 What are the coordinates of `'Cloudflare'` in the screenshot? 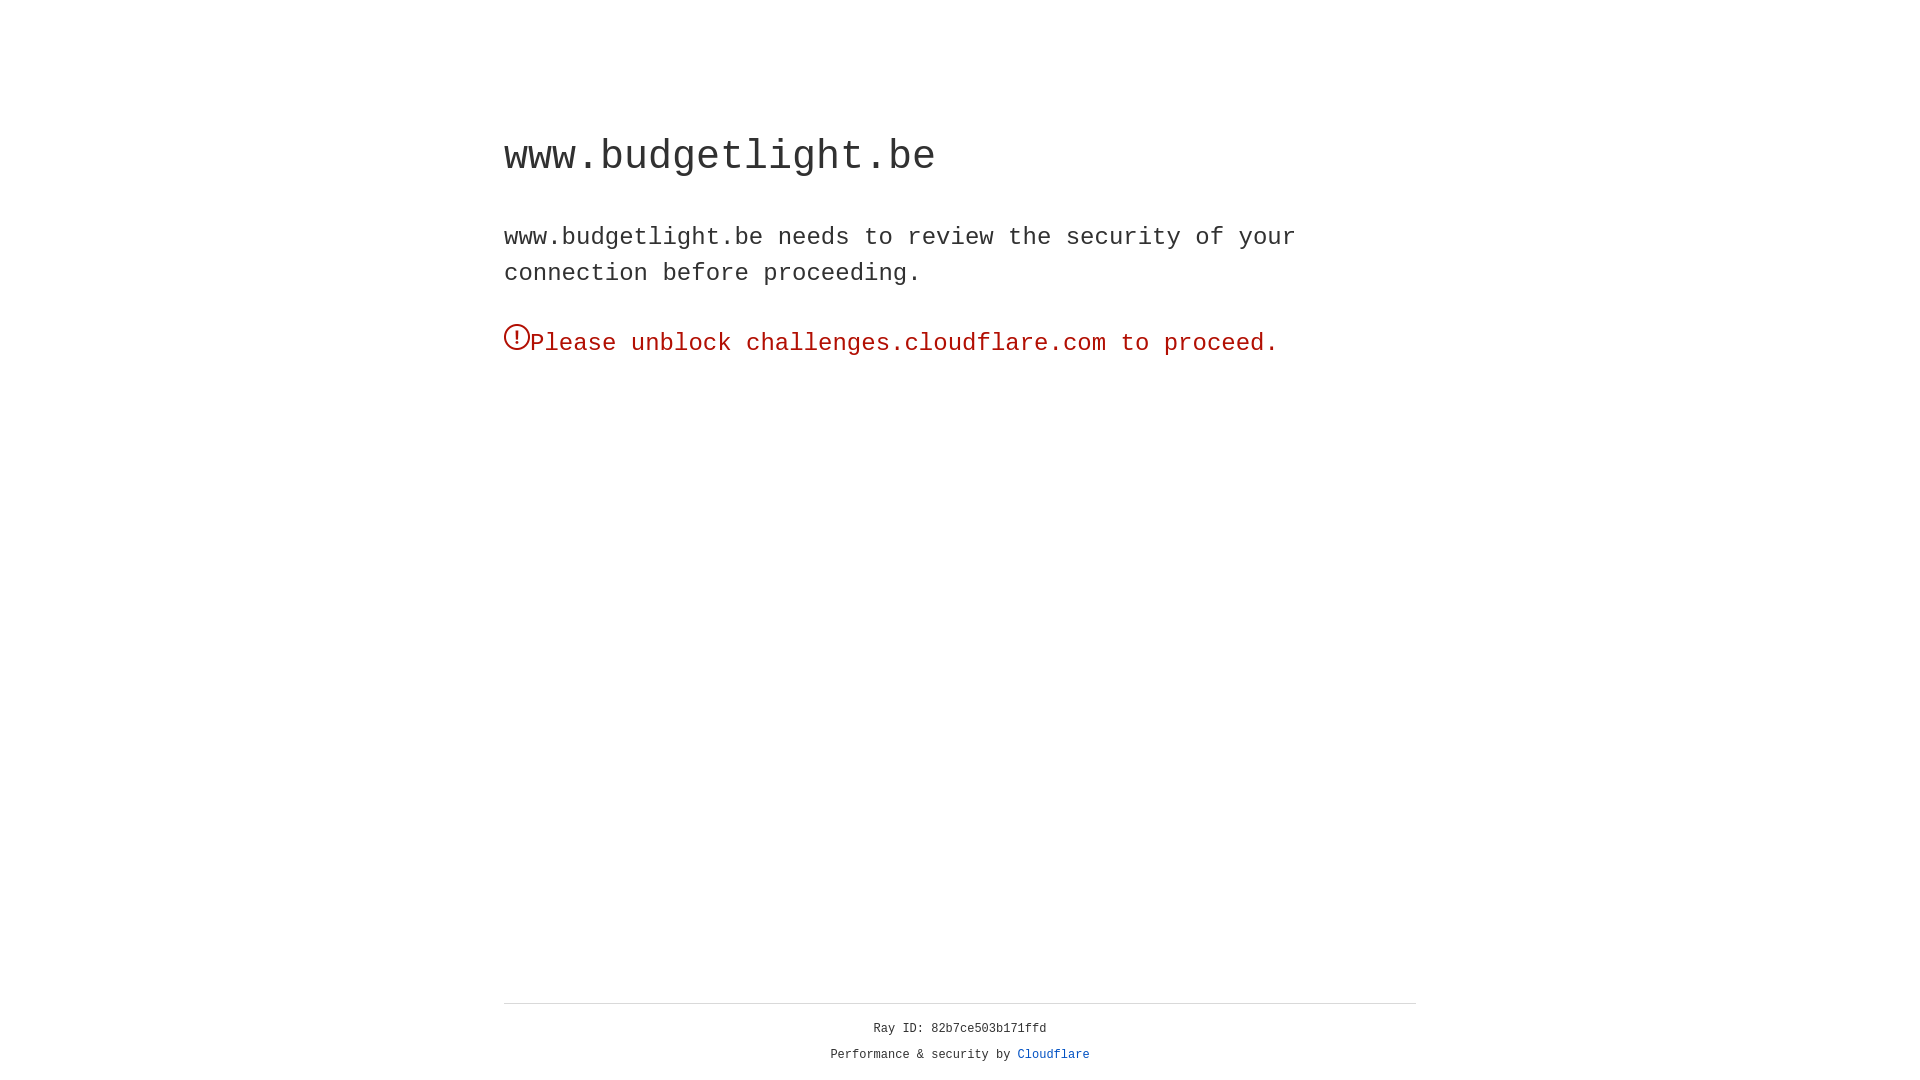 It's located at (1053, 1054).